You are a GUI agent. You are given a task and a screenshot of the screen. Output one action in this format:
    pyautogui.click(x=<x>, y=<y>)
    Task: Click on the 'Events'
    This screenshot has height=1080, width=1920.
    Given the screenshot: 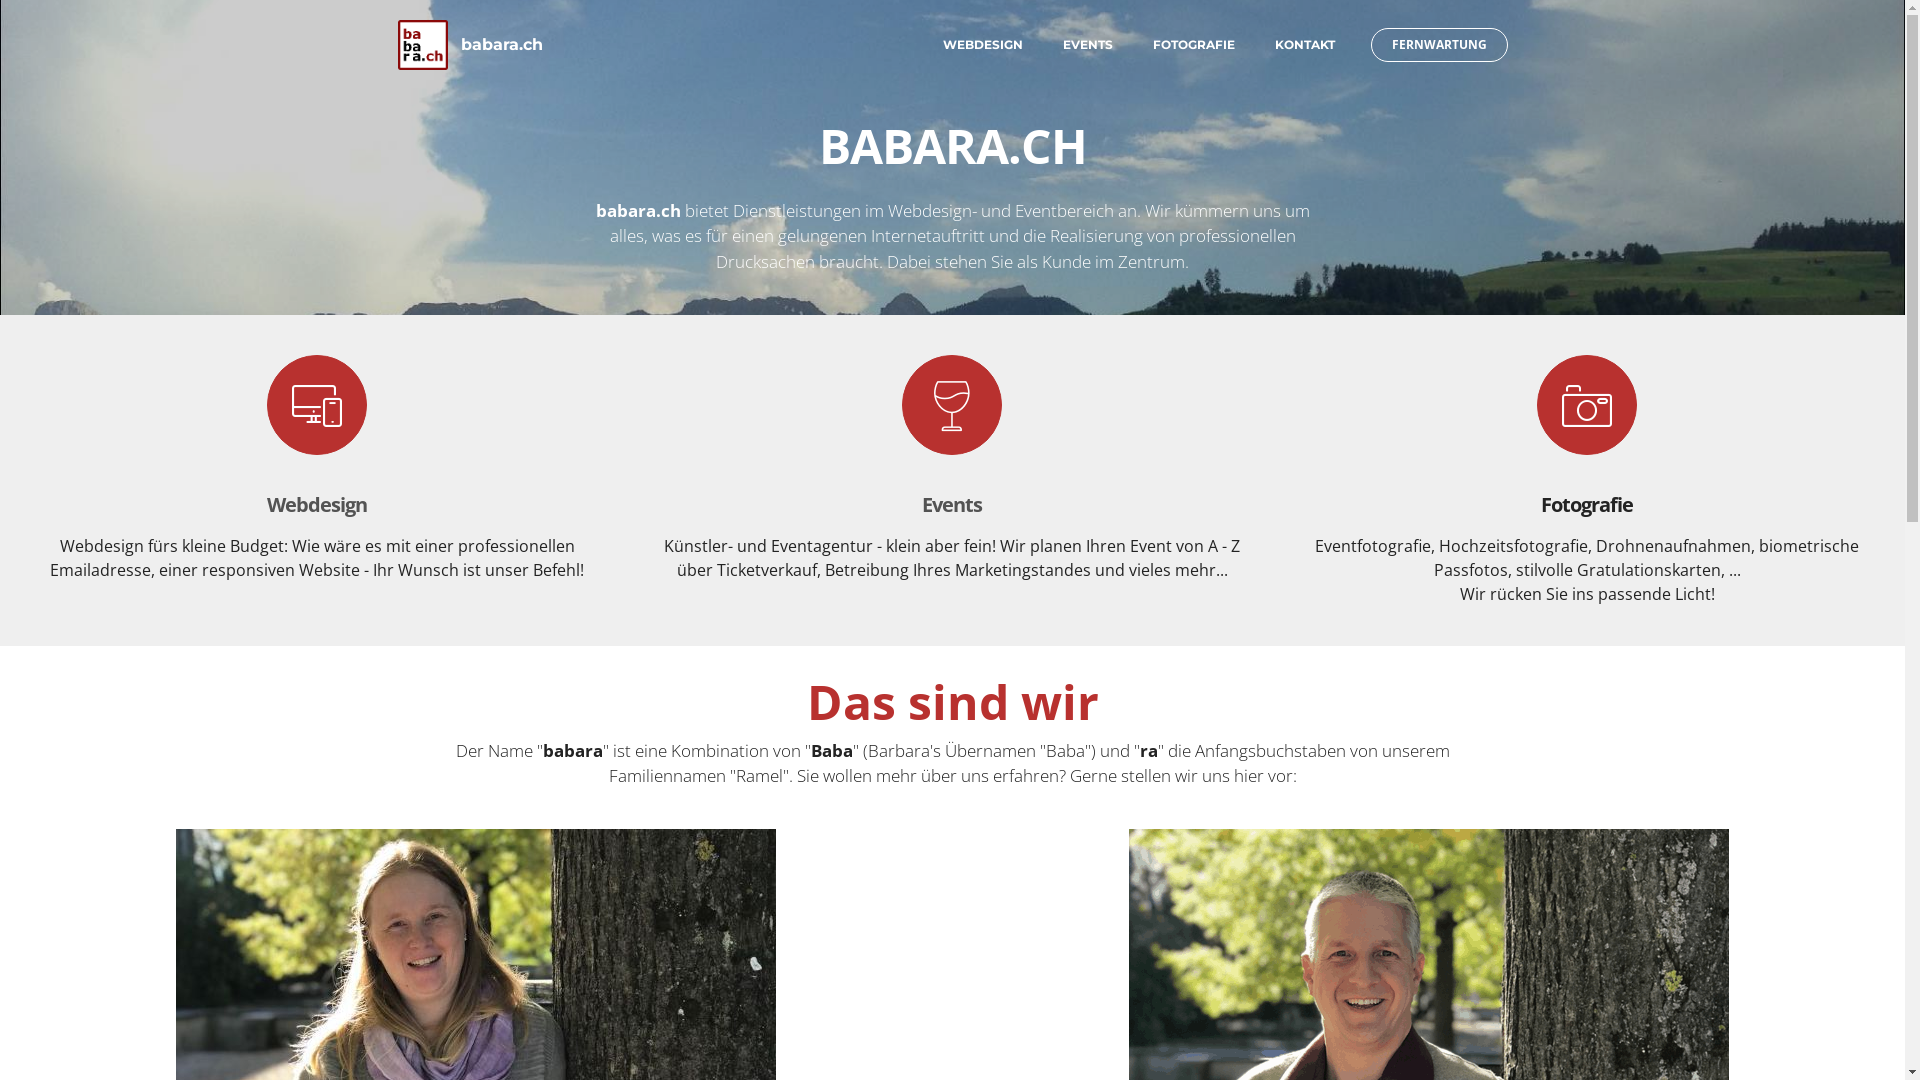 What is the action you would take?
    pyautogui.click(x=920, y=503)
    